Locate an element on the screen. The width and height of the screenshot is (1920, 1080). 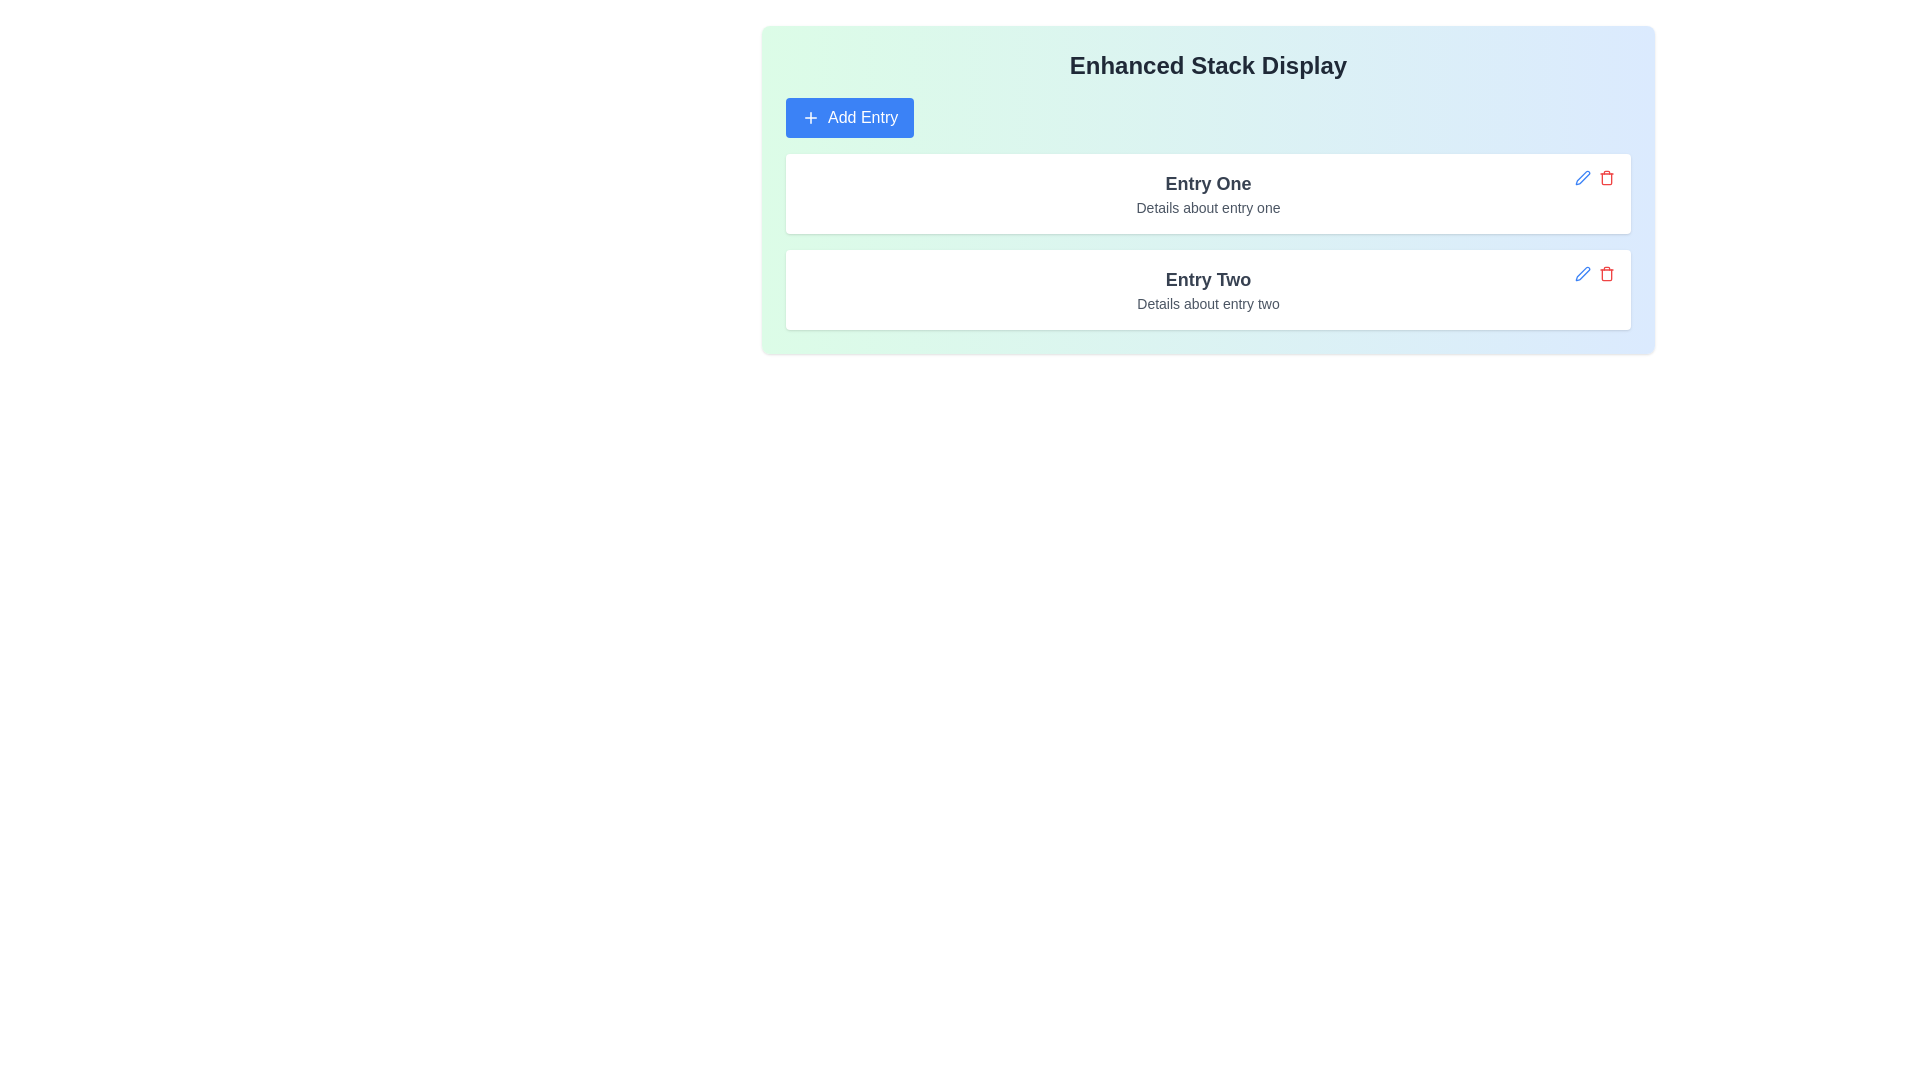
the delete button icon located at the top-right corner of the entry list to trigger any hover effects is located at coordinates (1607, 176).